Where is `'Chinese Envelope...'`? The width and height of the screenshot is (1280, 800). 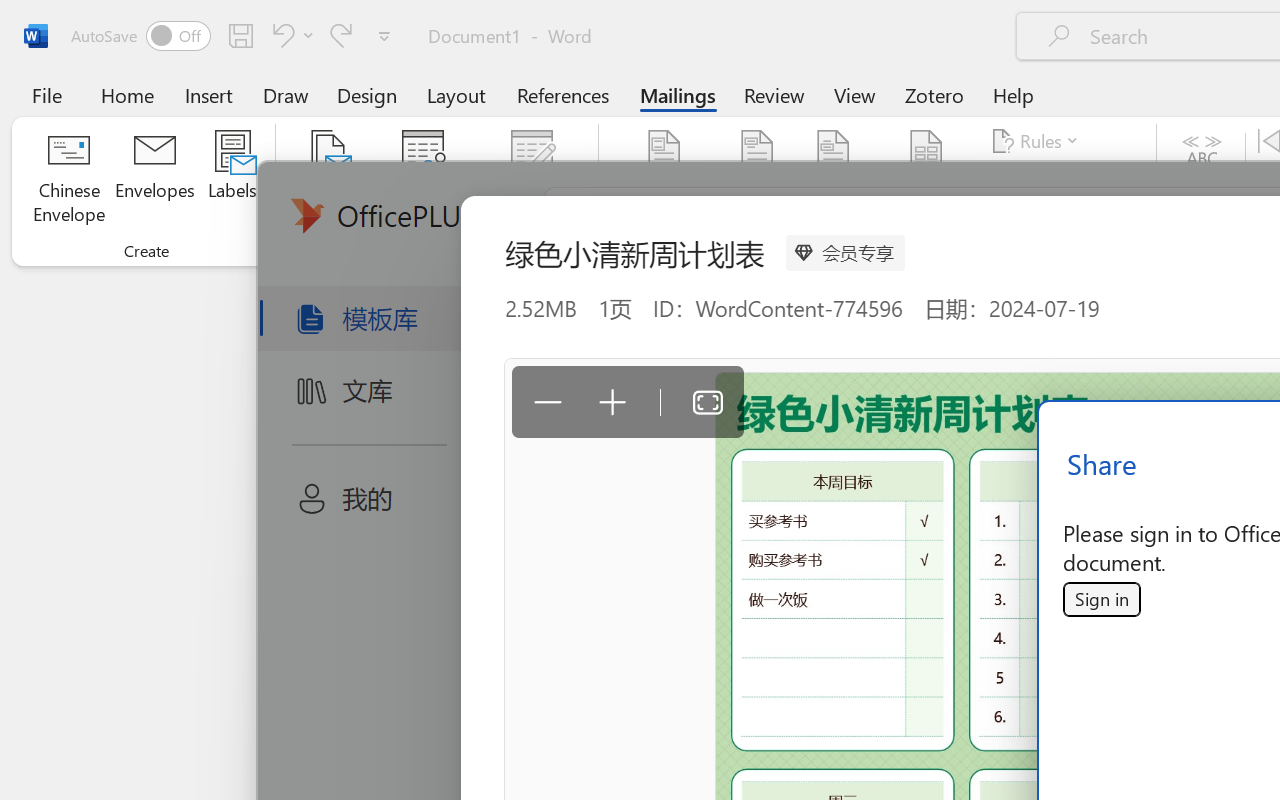 'Chinese Envelope...' is located at coordinates (69, 179).